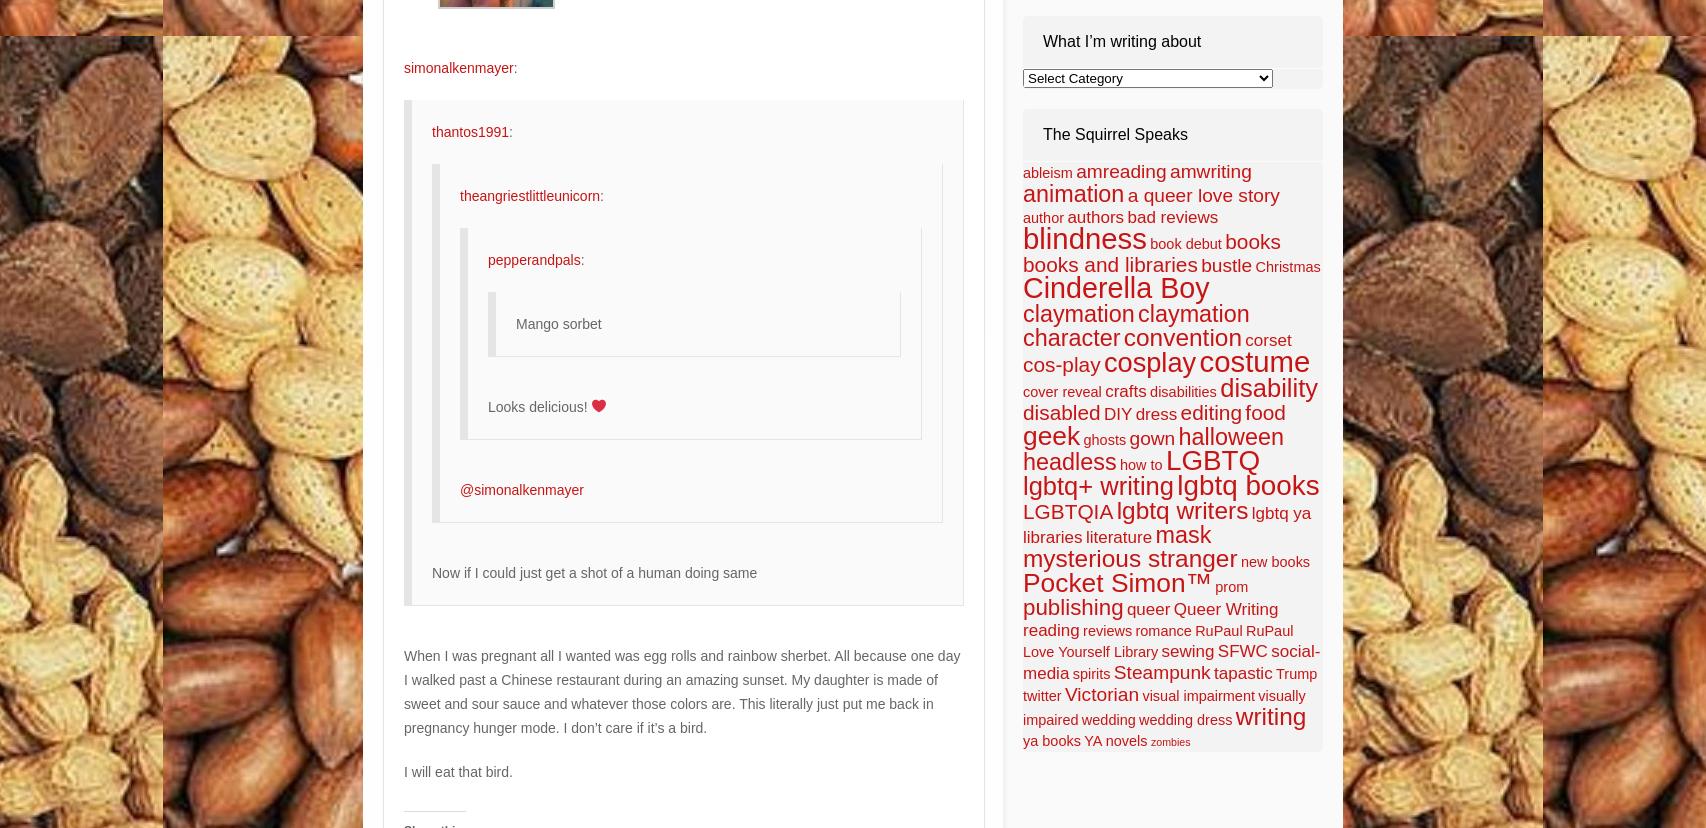 Image resolution: width=1706 pixels, height=828 pixels. What do you see at coordinates (1182, 533) in the screenshot?
I see `'mask'` at bounding box center [1182, 533].